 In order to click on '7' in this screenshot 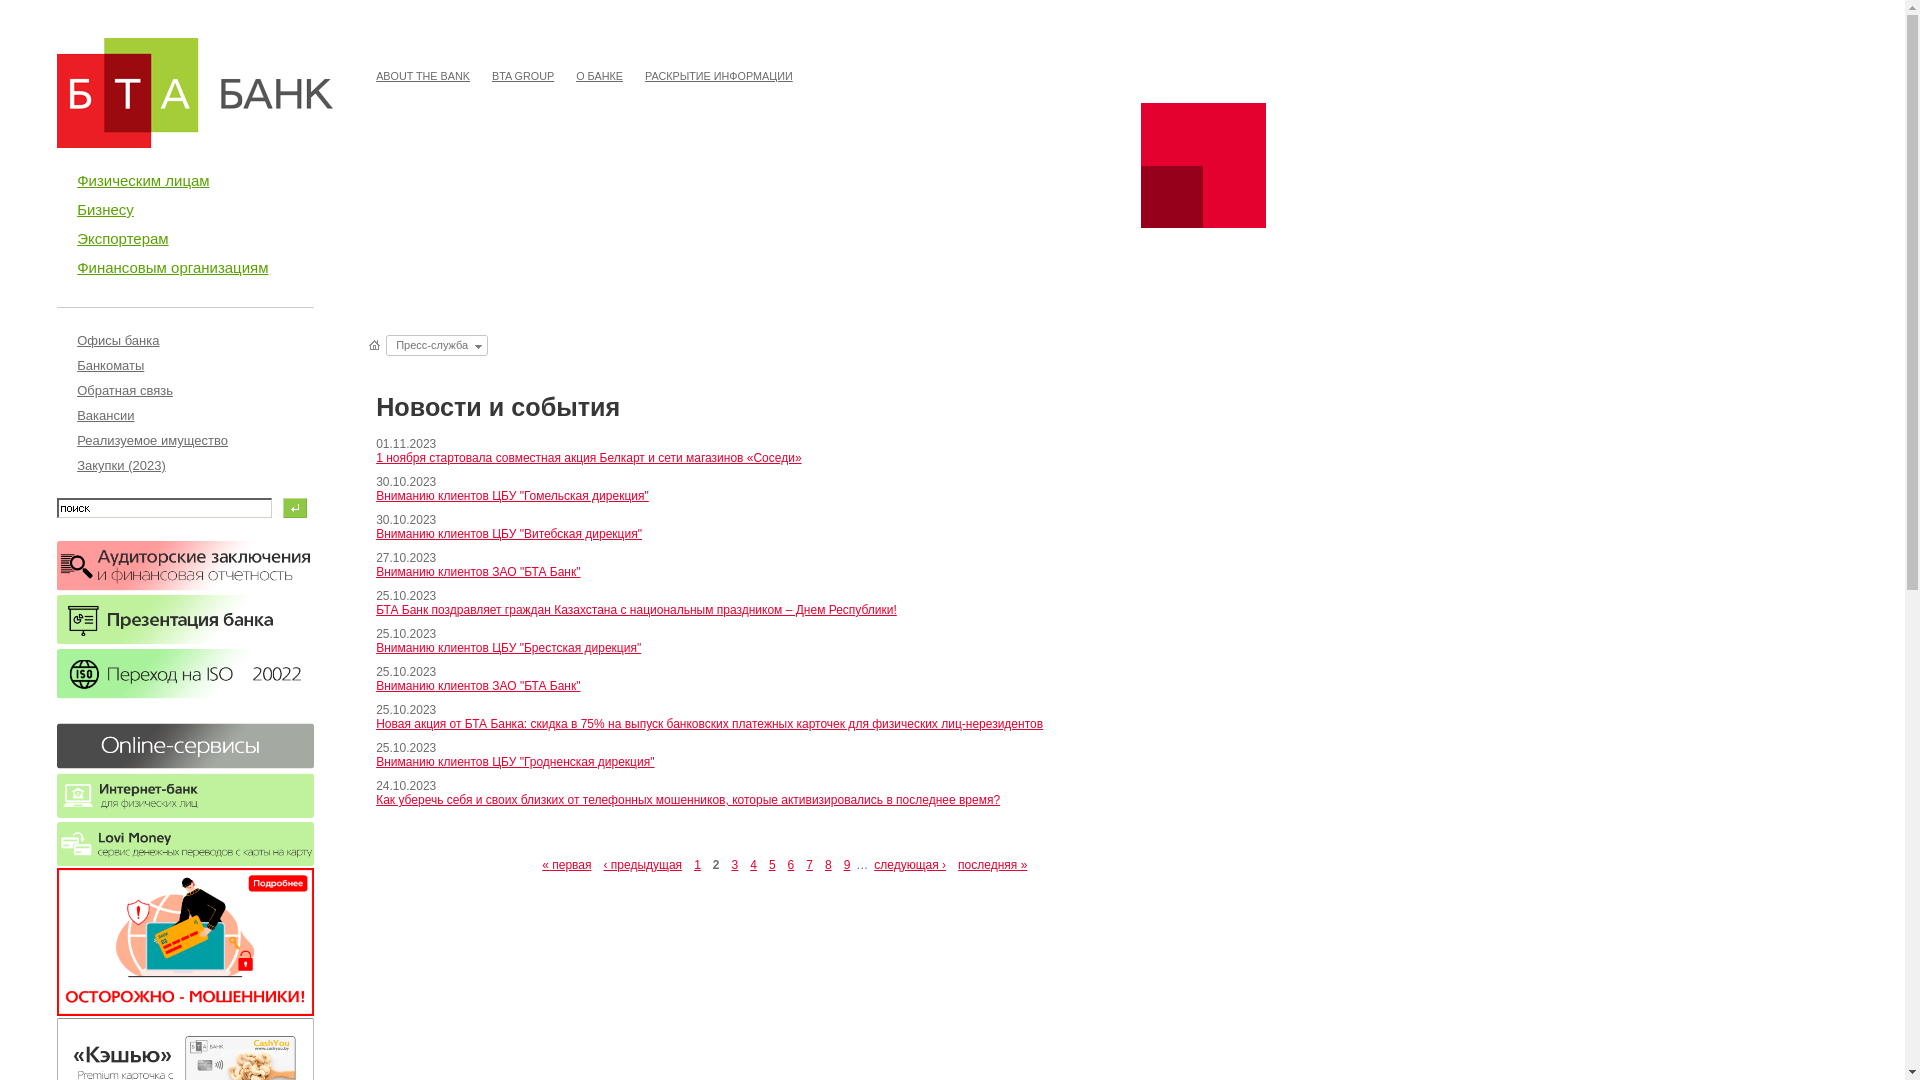, I will do `click(809, 863)`.